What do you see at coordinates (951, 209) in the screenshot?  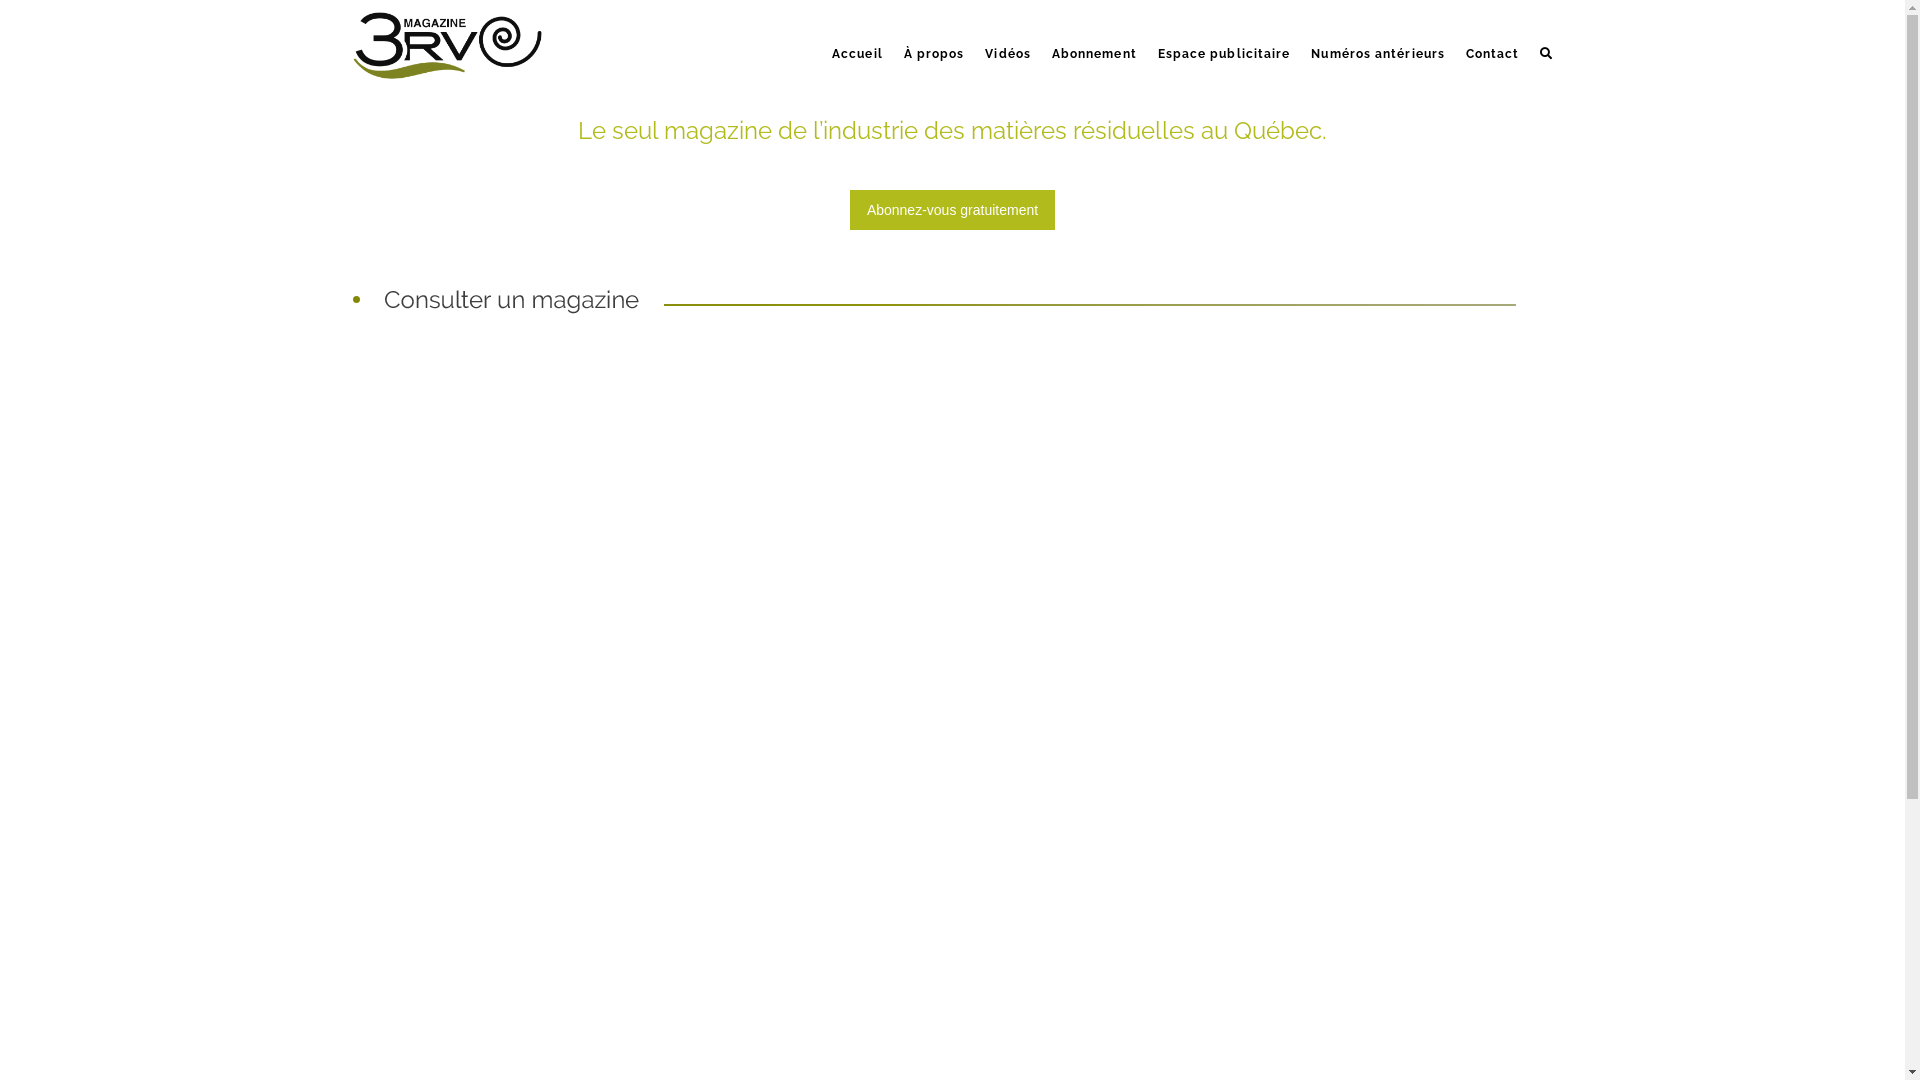 I see `'Abonnez-vous gratuitement'` at bounding box center [951, 209].